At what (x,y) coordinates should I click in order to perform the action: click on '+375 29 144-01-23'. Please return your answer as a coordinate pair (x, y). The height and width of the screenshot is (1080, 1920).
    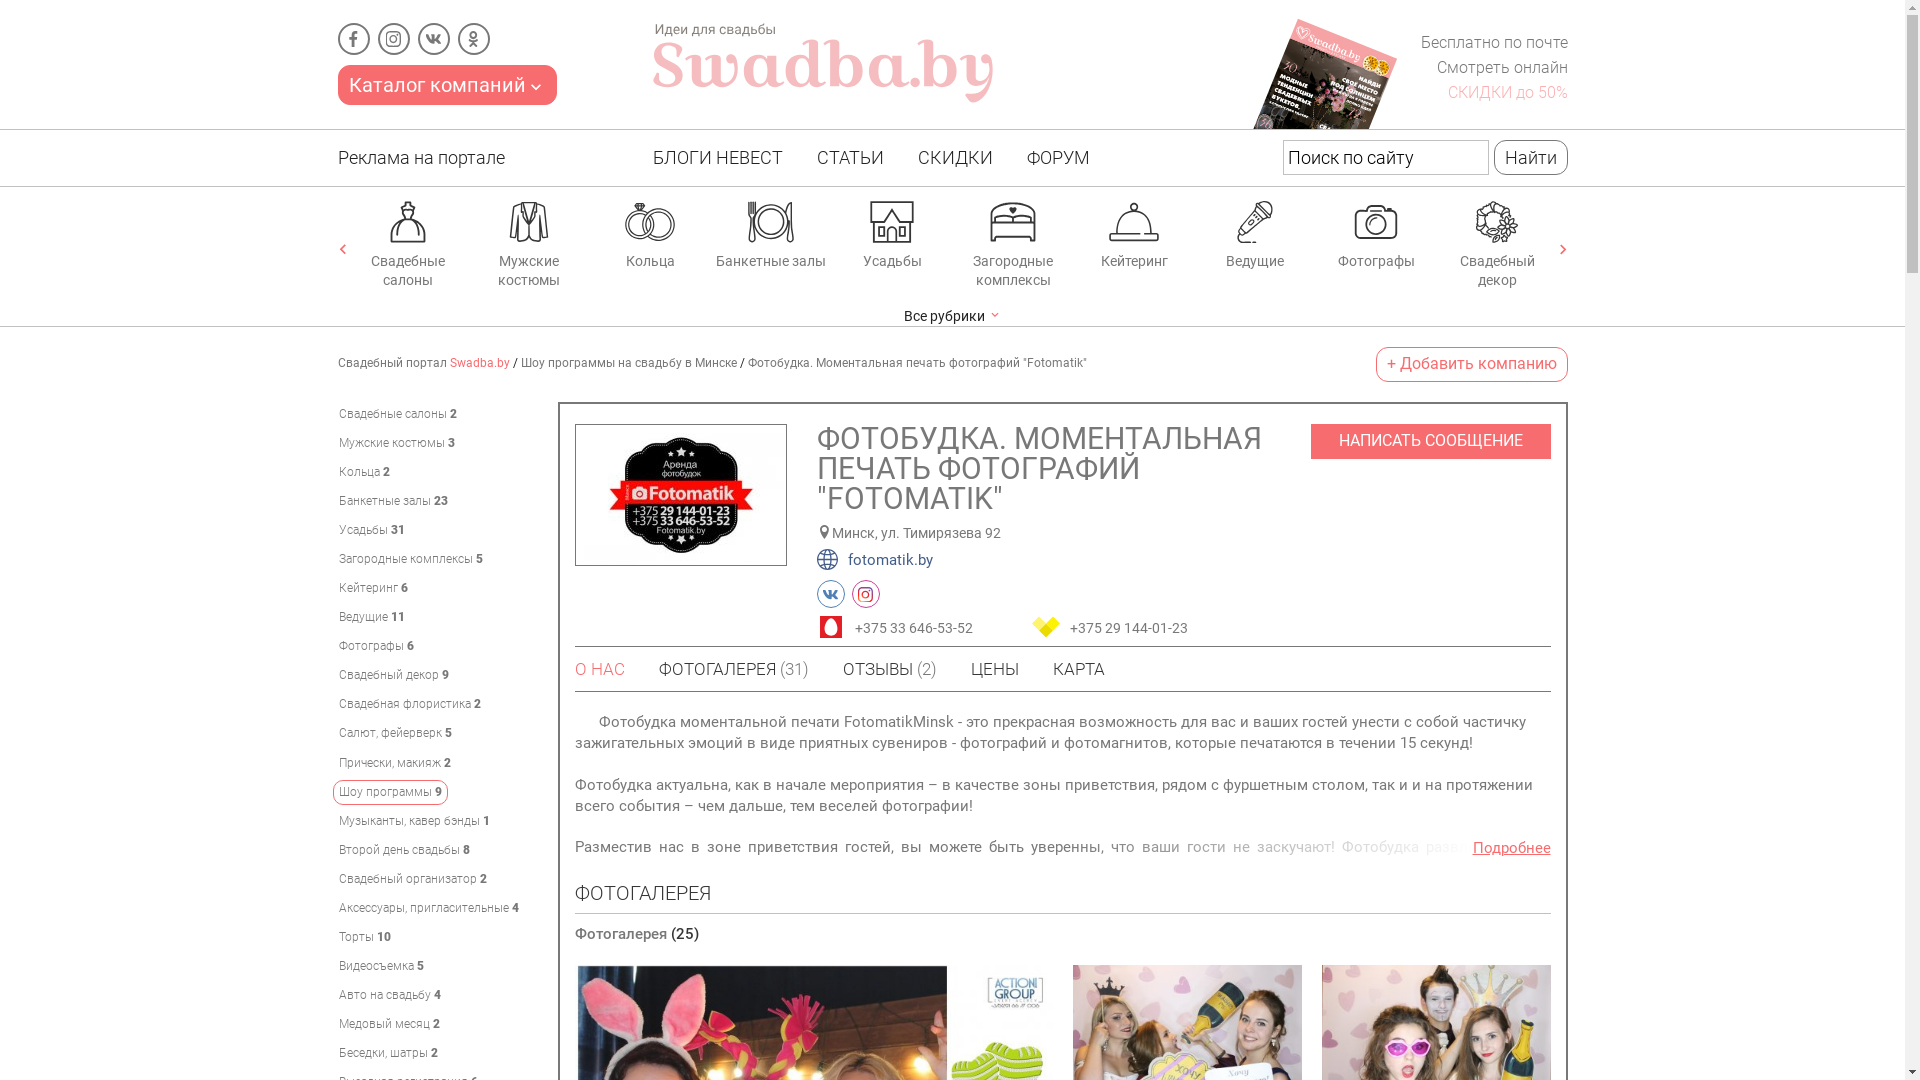
    Looking at the image, I should click on (1132, 626).